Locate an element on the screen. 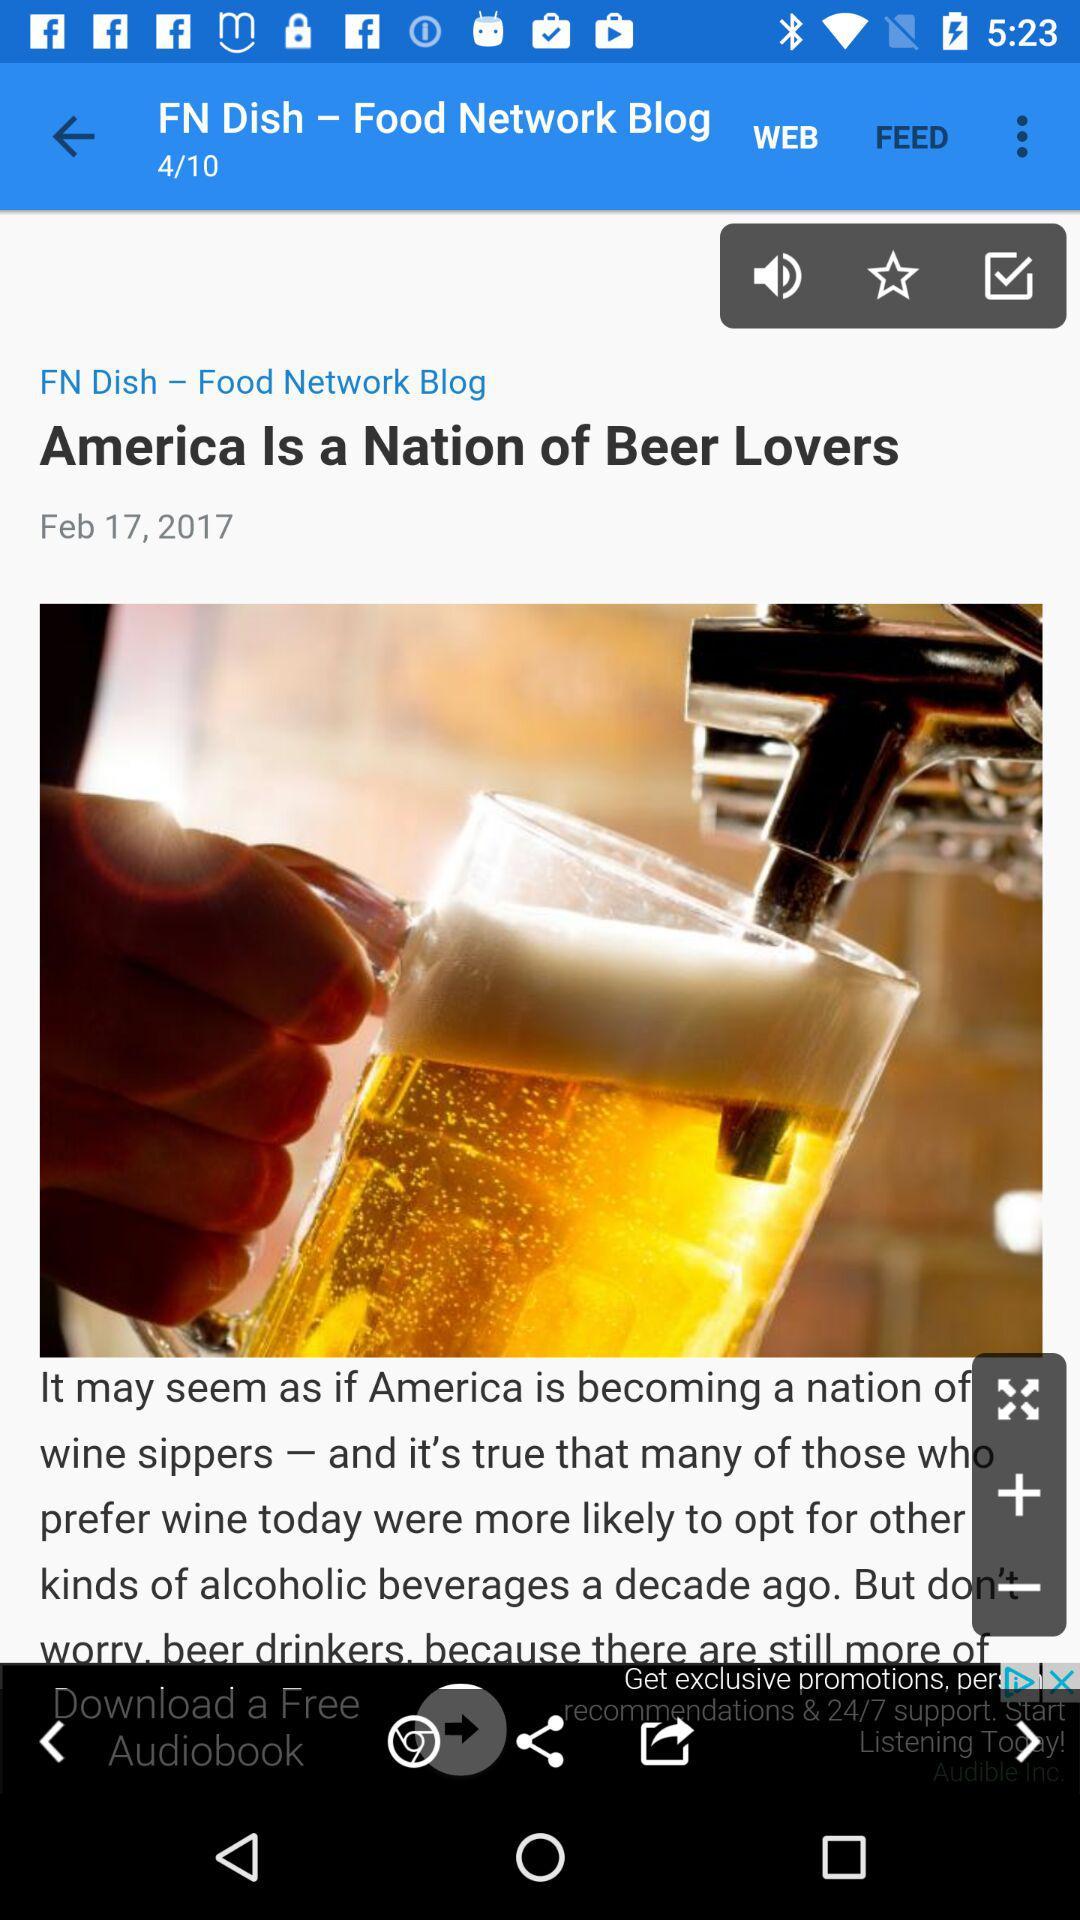  the arrow_forward icon is located at coordinates (1027, 1740).